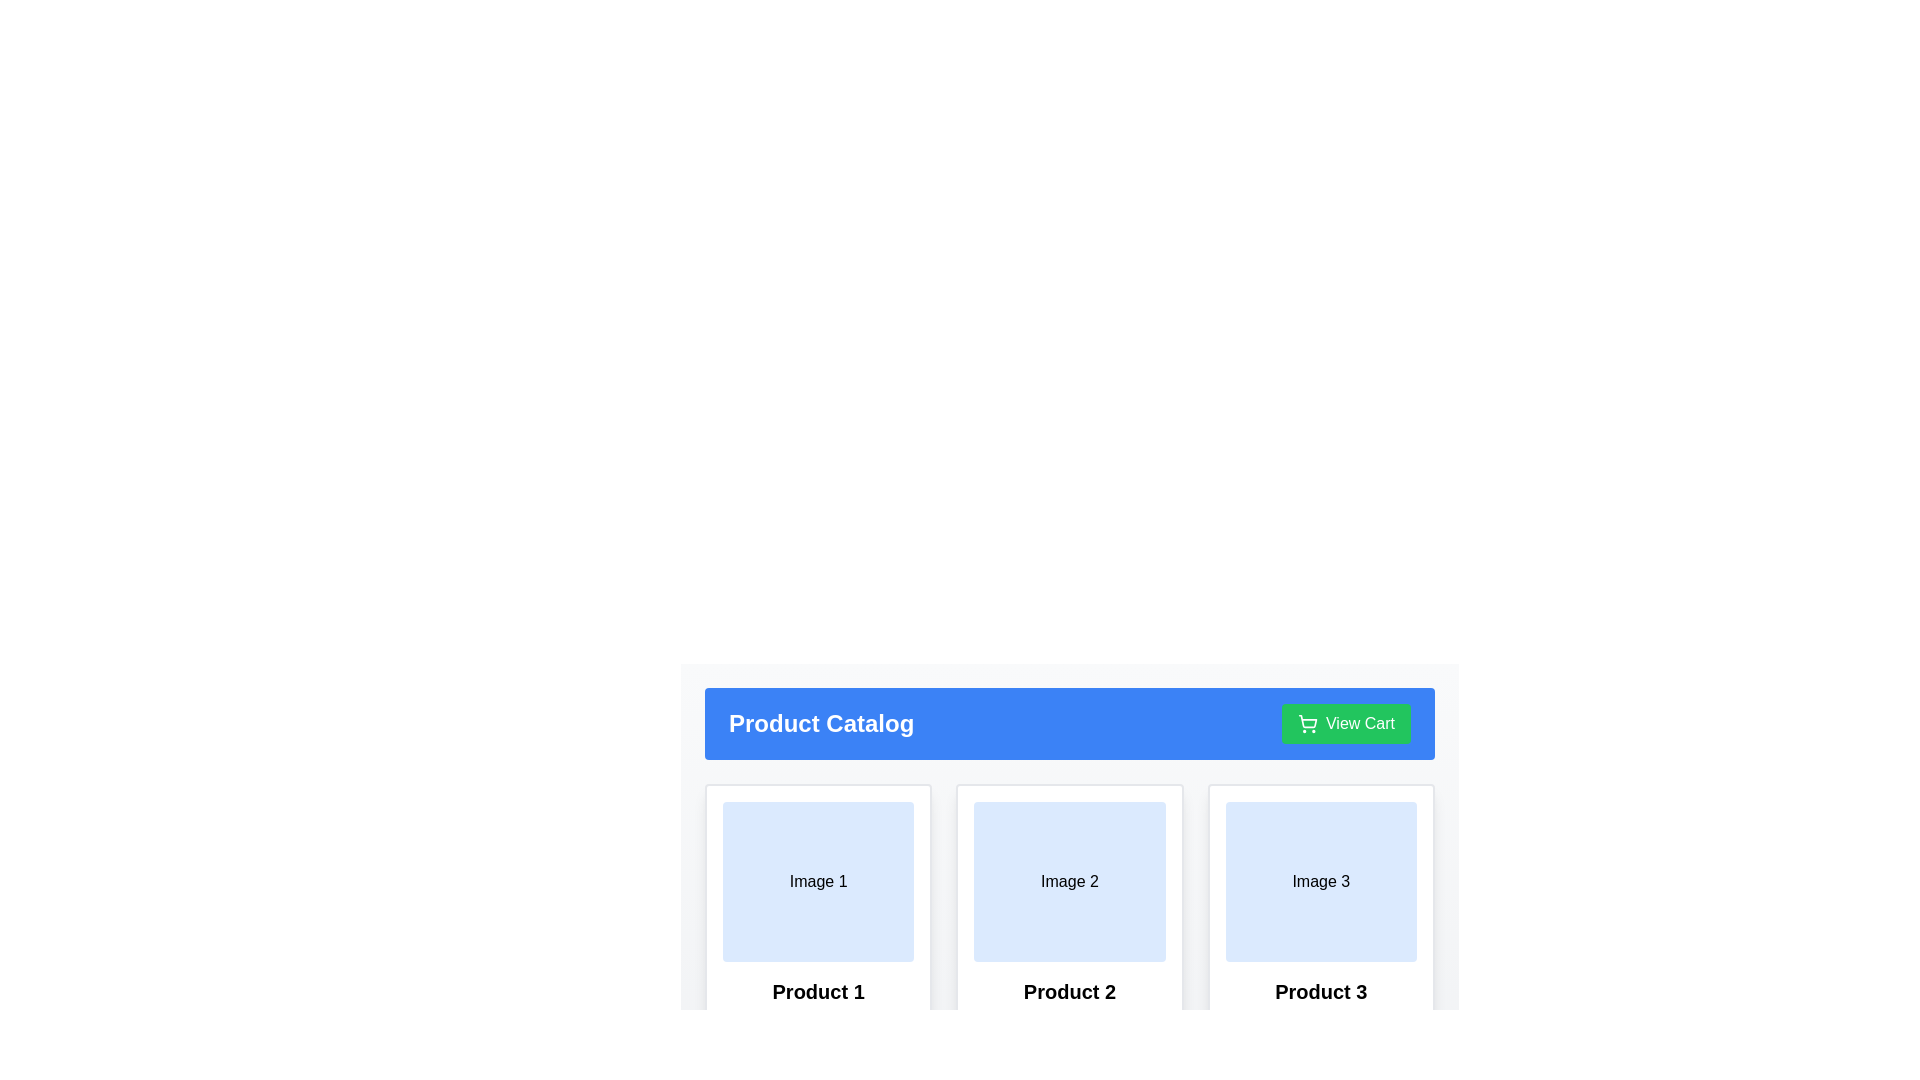 The width and height of the screenshot is (1920, 1080). Describe the element at coordinates (1321, 991) in the screenshot. I see `text label element that prominently displays 'Product 3', located below the image labeled 'Image 3' and above the description text` at that location.